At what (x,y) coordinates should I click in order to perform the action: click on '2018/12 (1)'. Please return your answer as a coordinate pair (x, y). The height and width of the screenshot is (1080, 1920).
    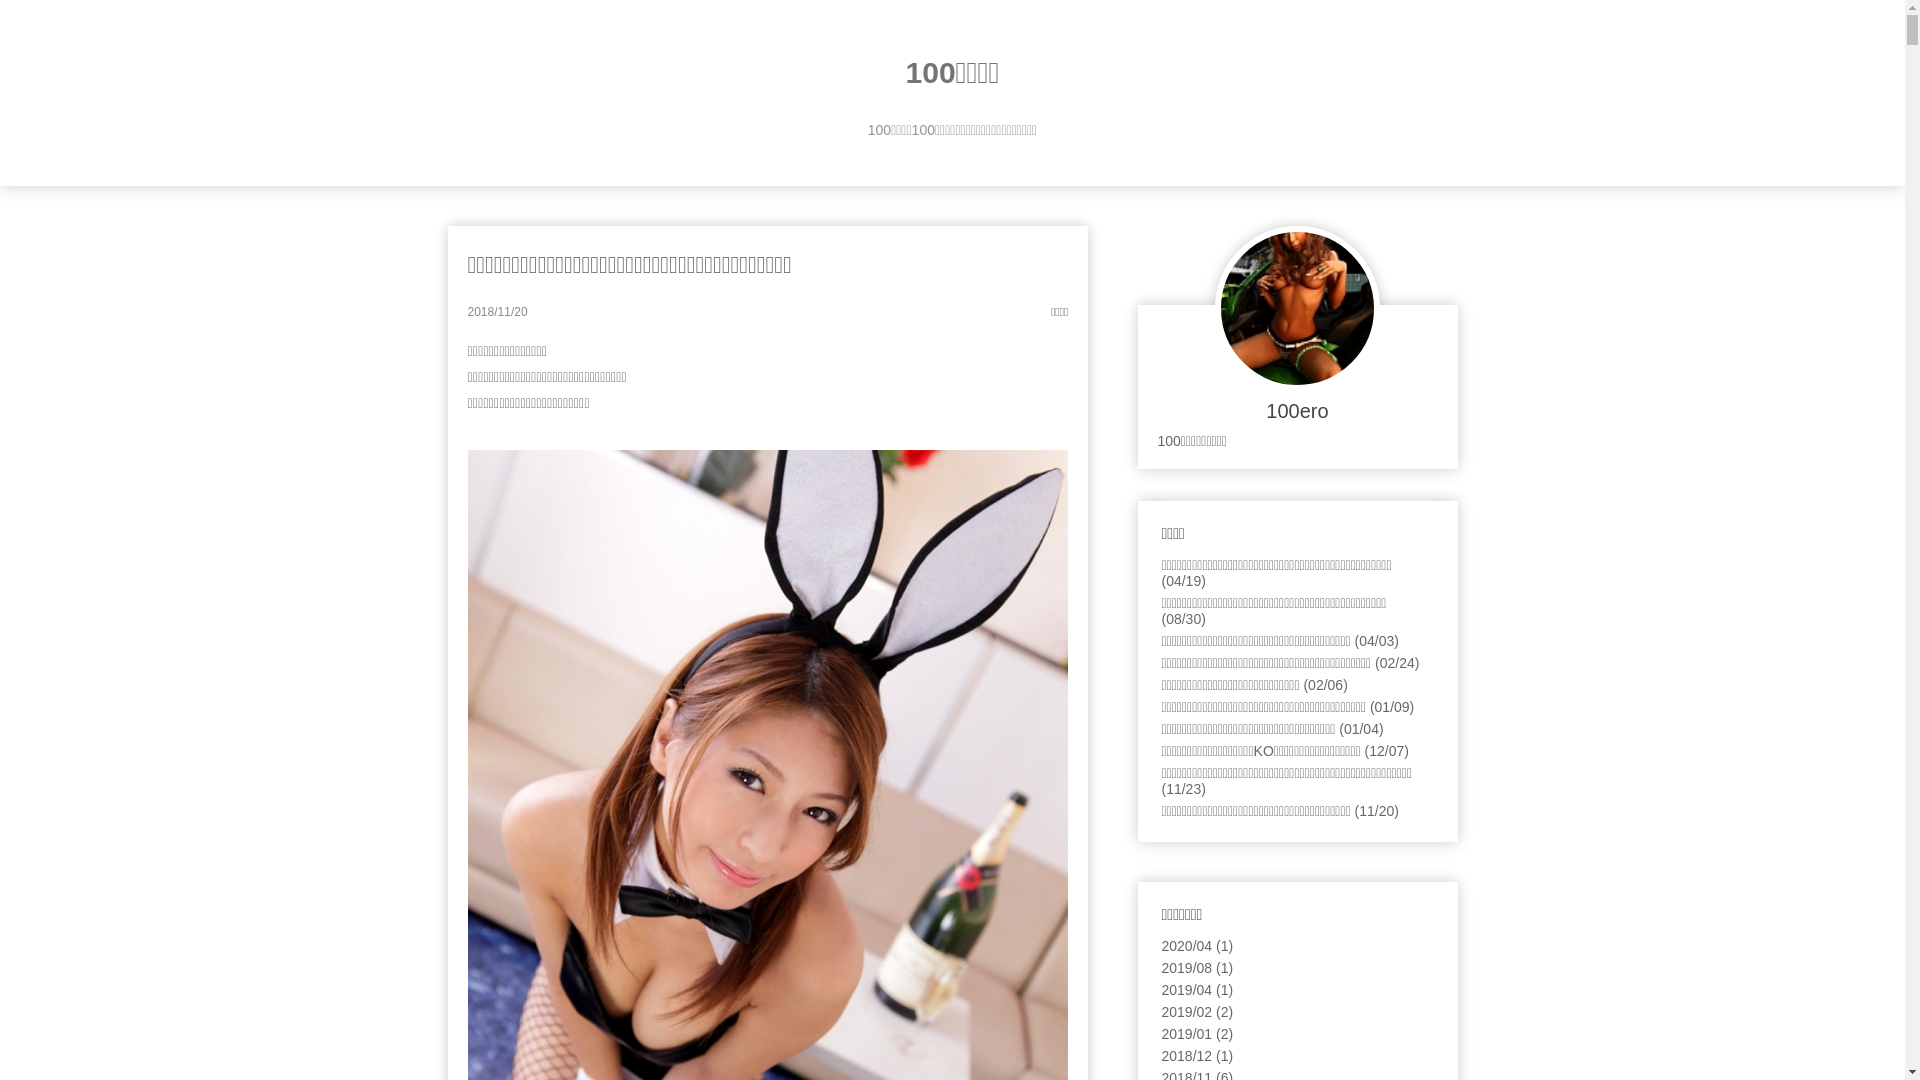
    Looking at the image, I should click on (1198, 1055).